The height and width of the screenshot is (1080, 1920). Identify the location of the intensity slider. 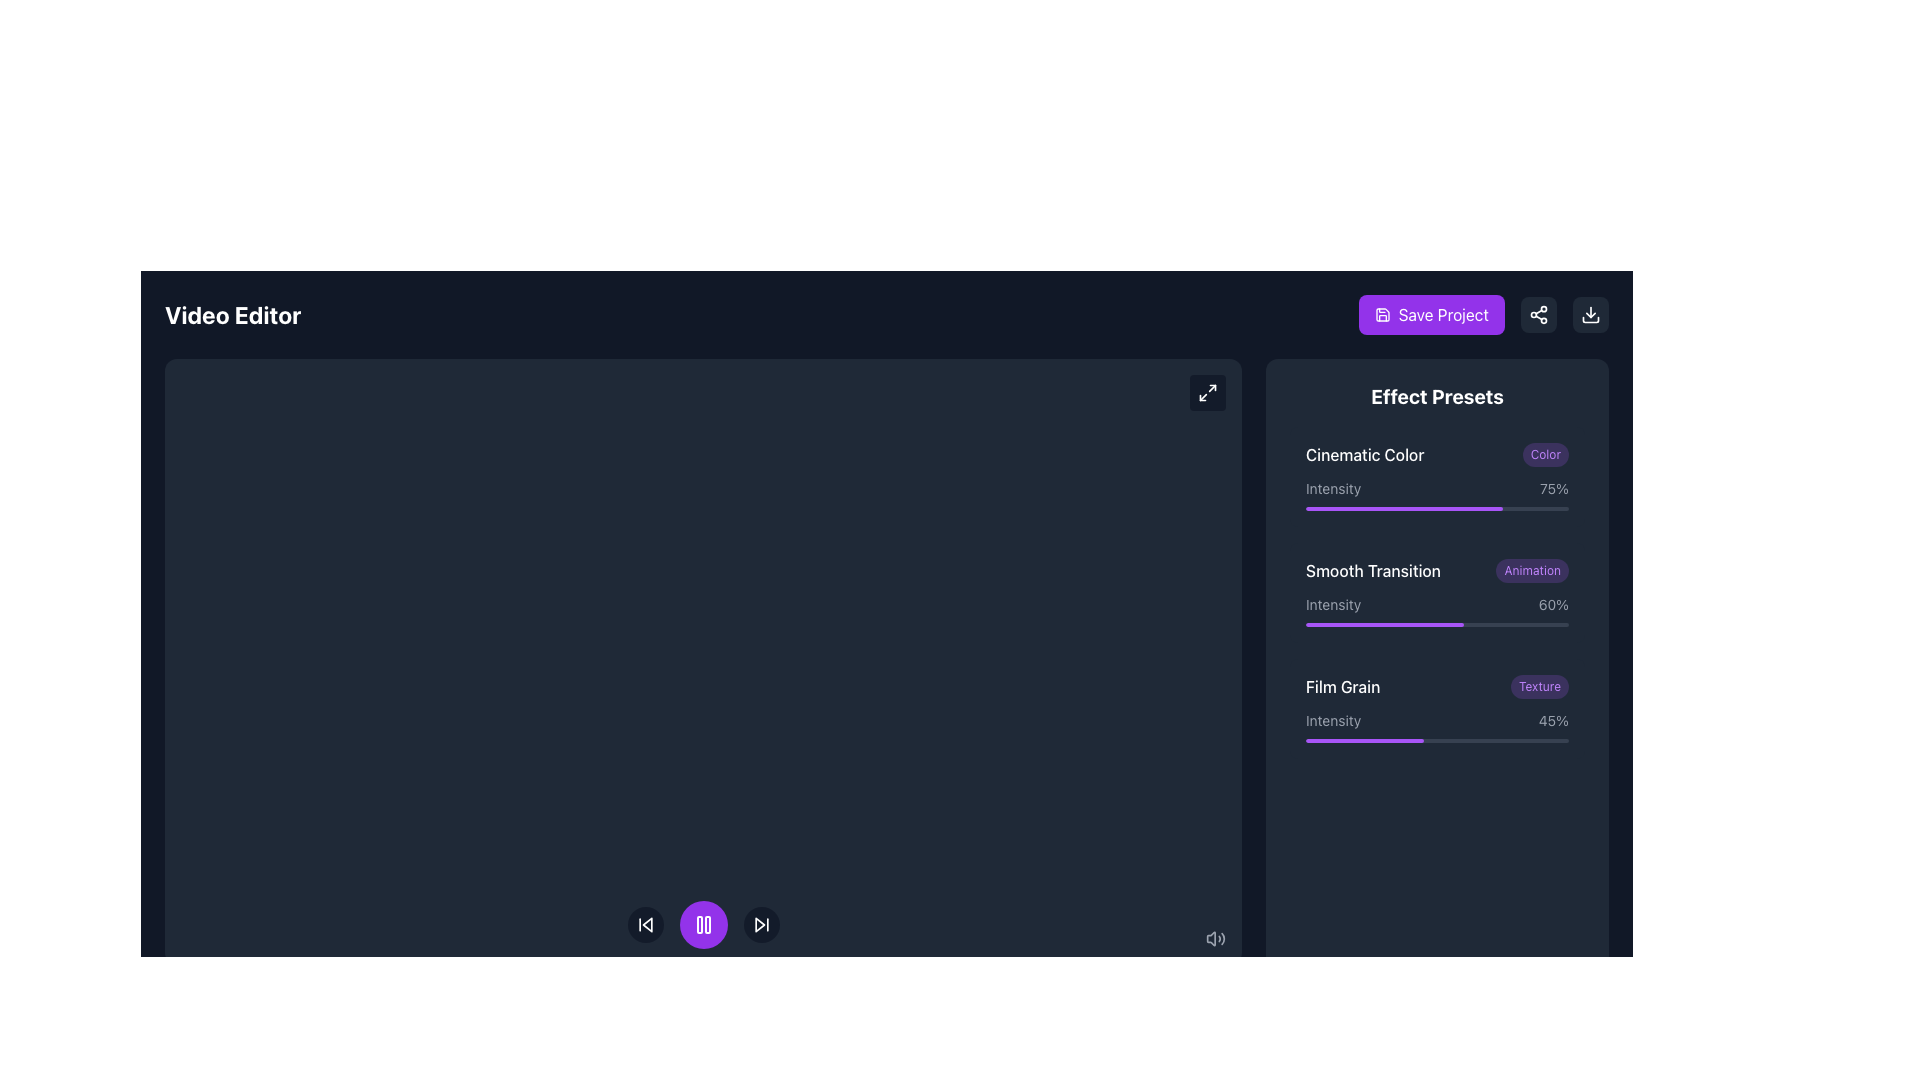
(1376, 740).